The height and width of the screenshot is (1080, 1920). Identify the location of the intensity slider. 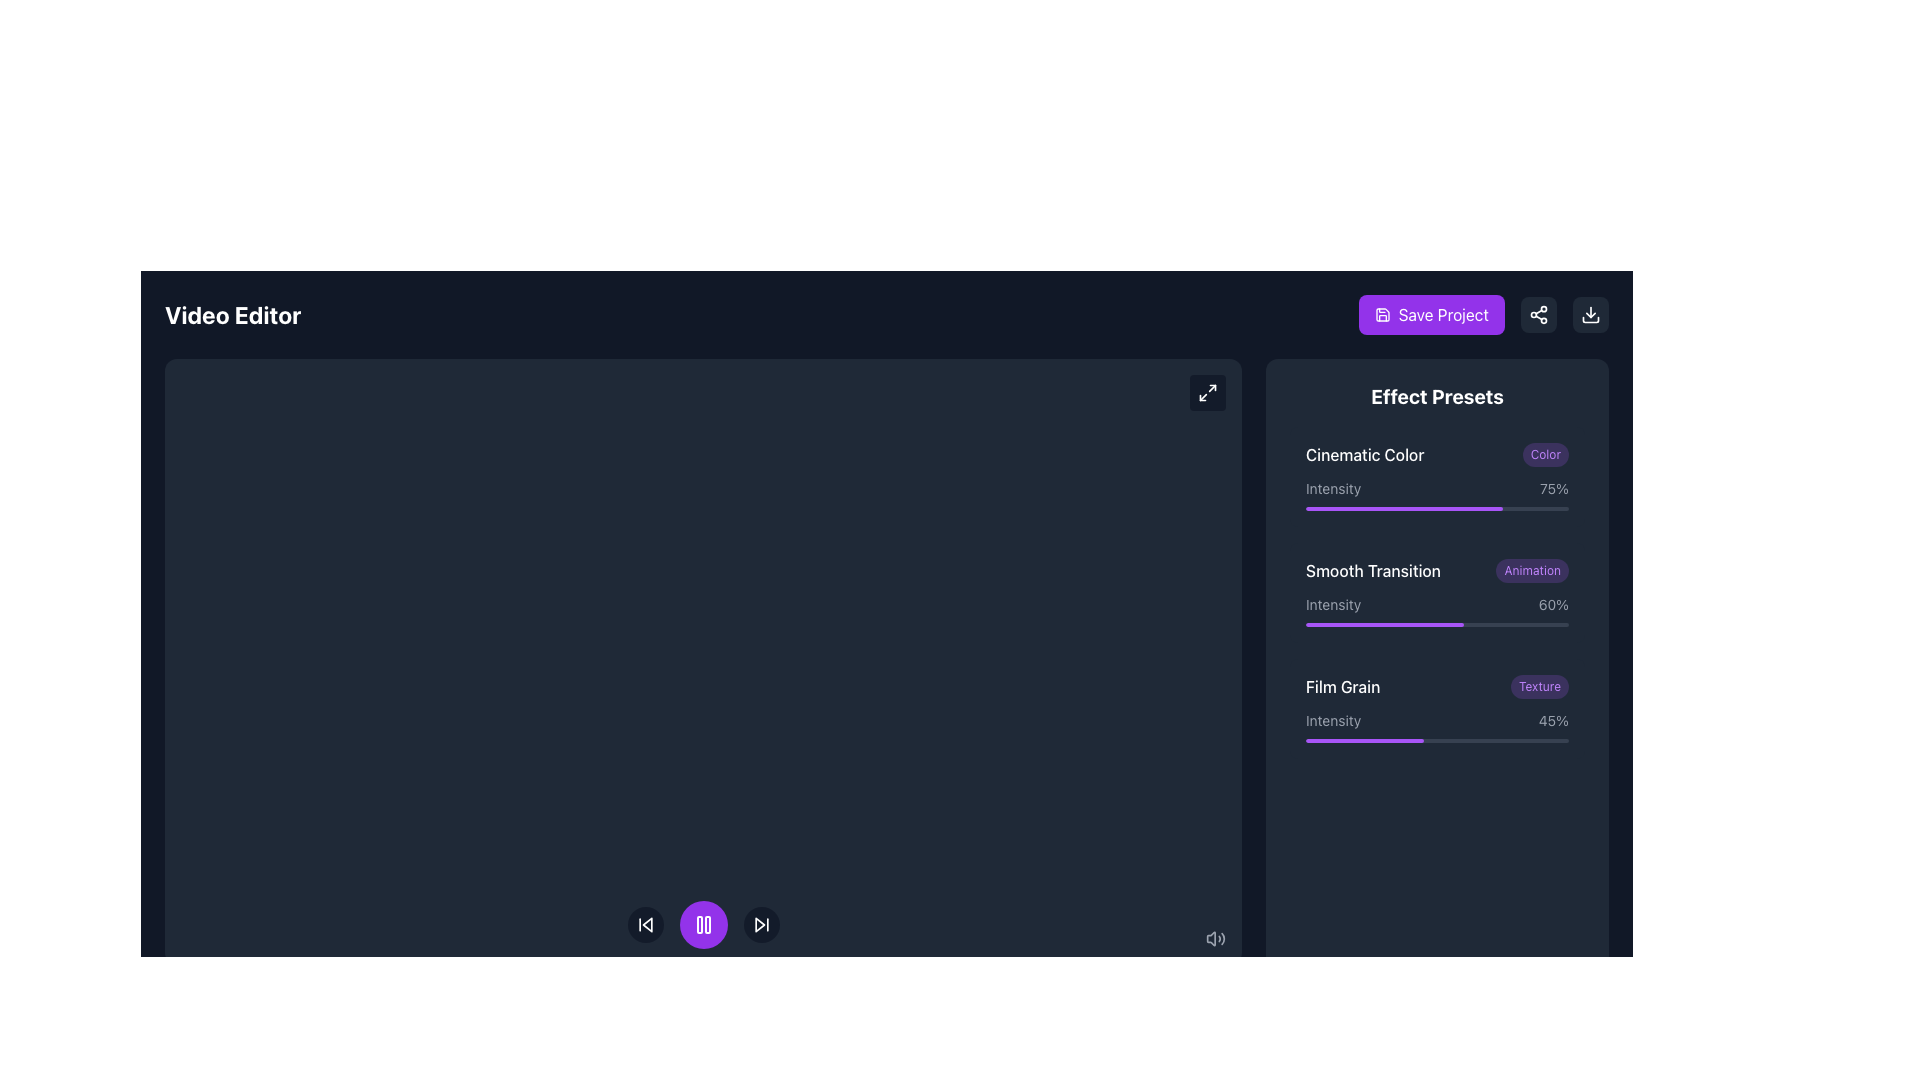
(1376, 740).